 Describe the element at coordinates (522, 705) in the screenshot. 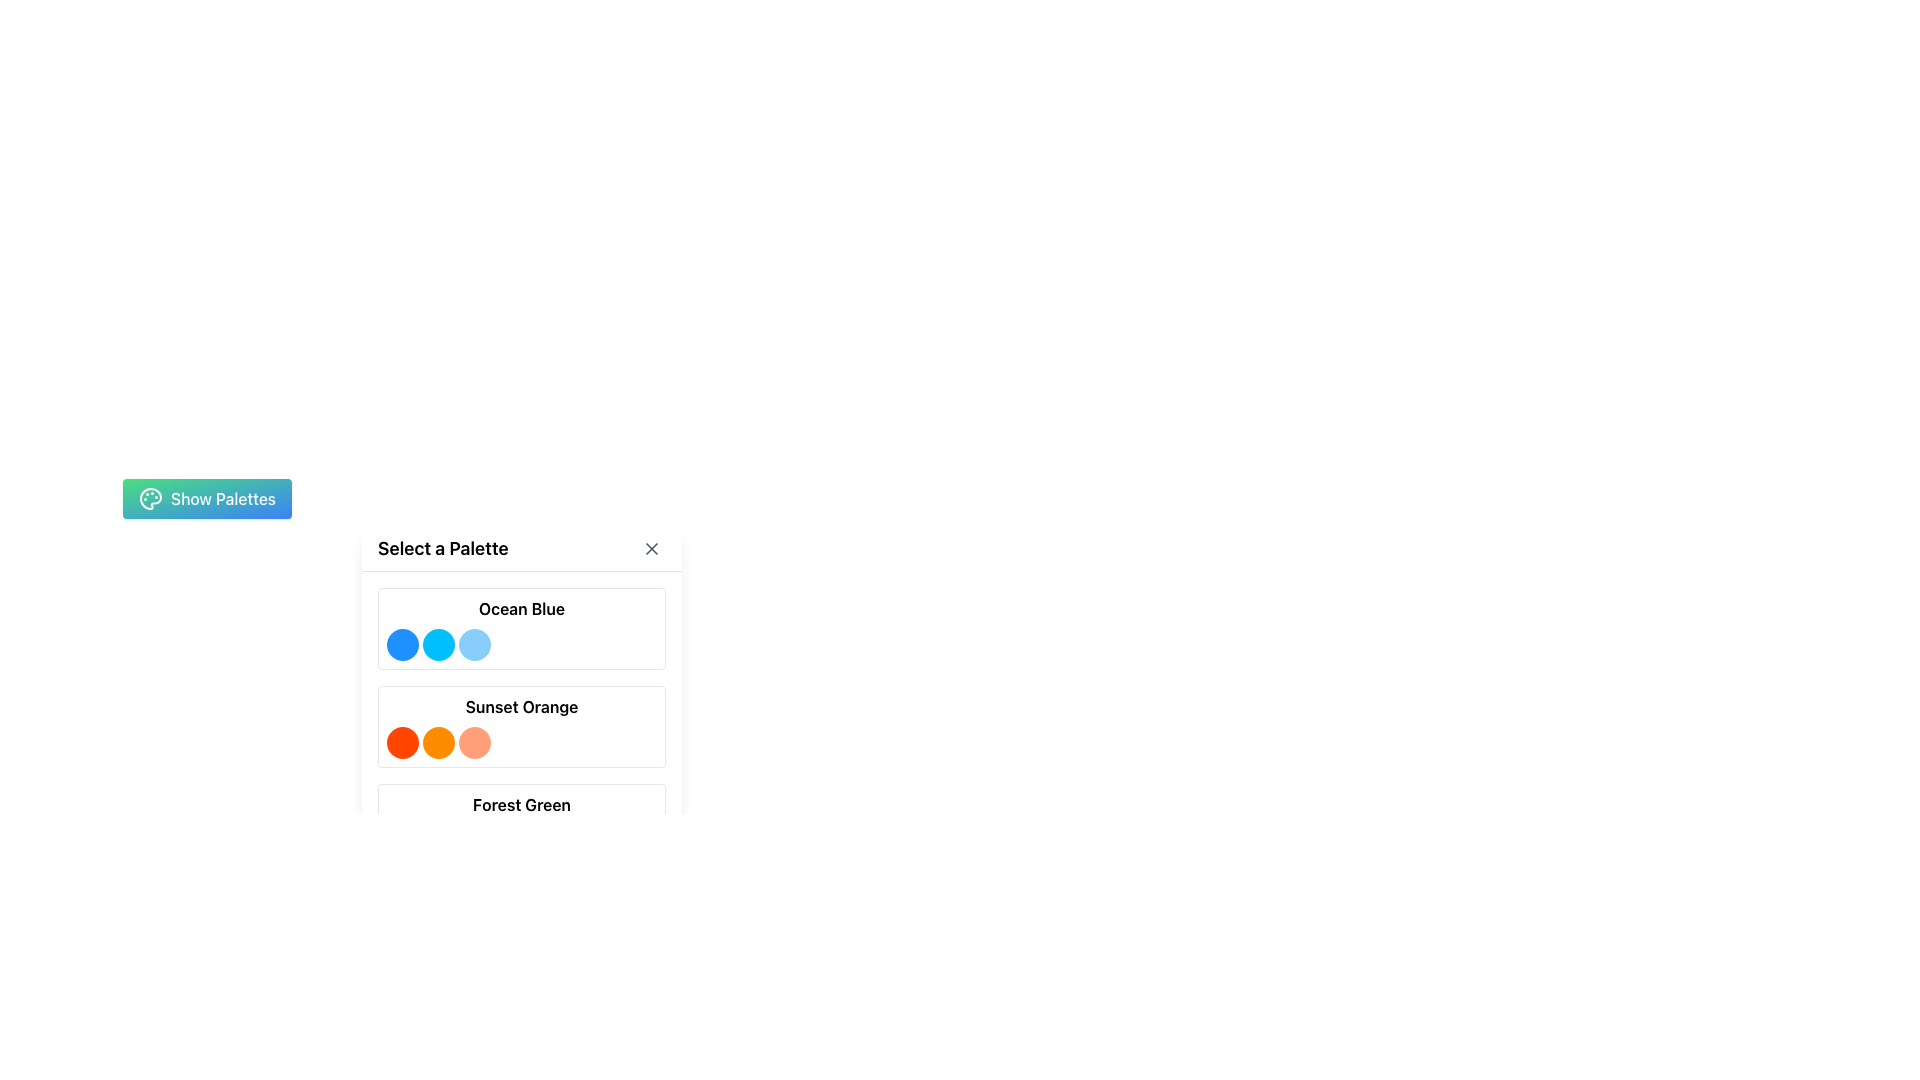

I see `the 'Sunset Orange' text label, which is located under the 'Select a Palette' title and above 'Forest Green', to interact with its associated color palette` at that location.